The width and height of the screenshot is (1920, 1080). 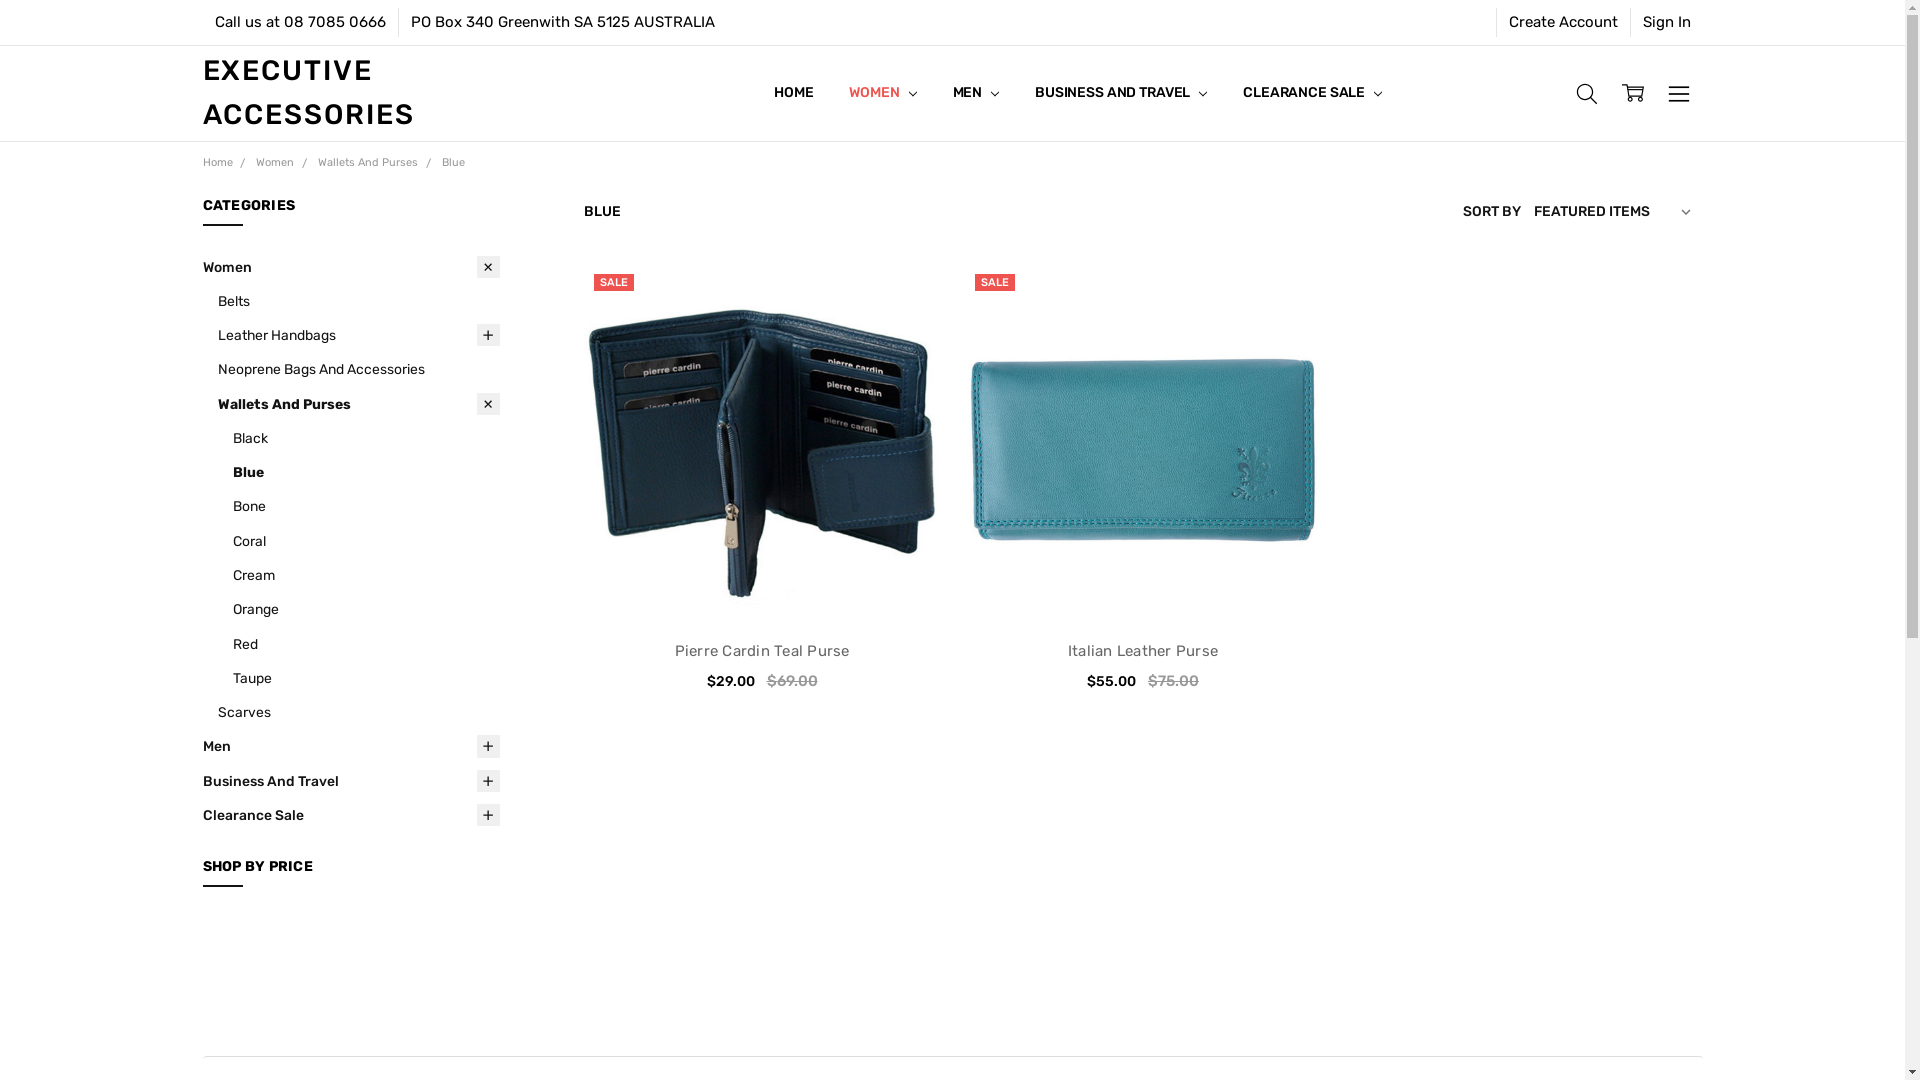 What do you see at coordinates (365, 471) in the screenshot?
I see `'Blue'` at bounding box center [365, 471].